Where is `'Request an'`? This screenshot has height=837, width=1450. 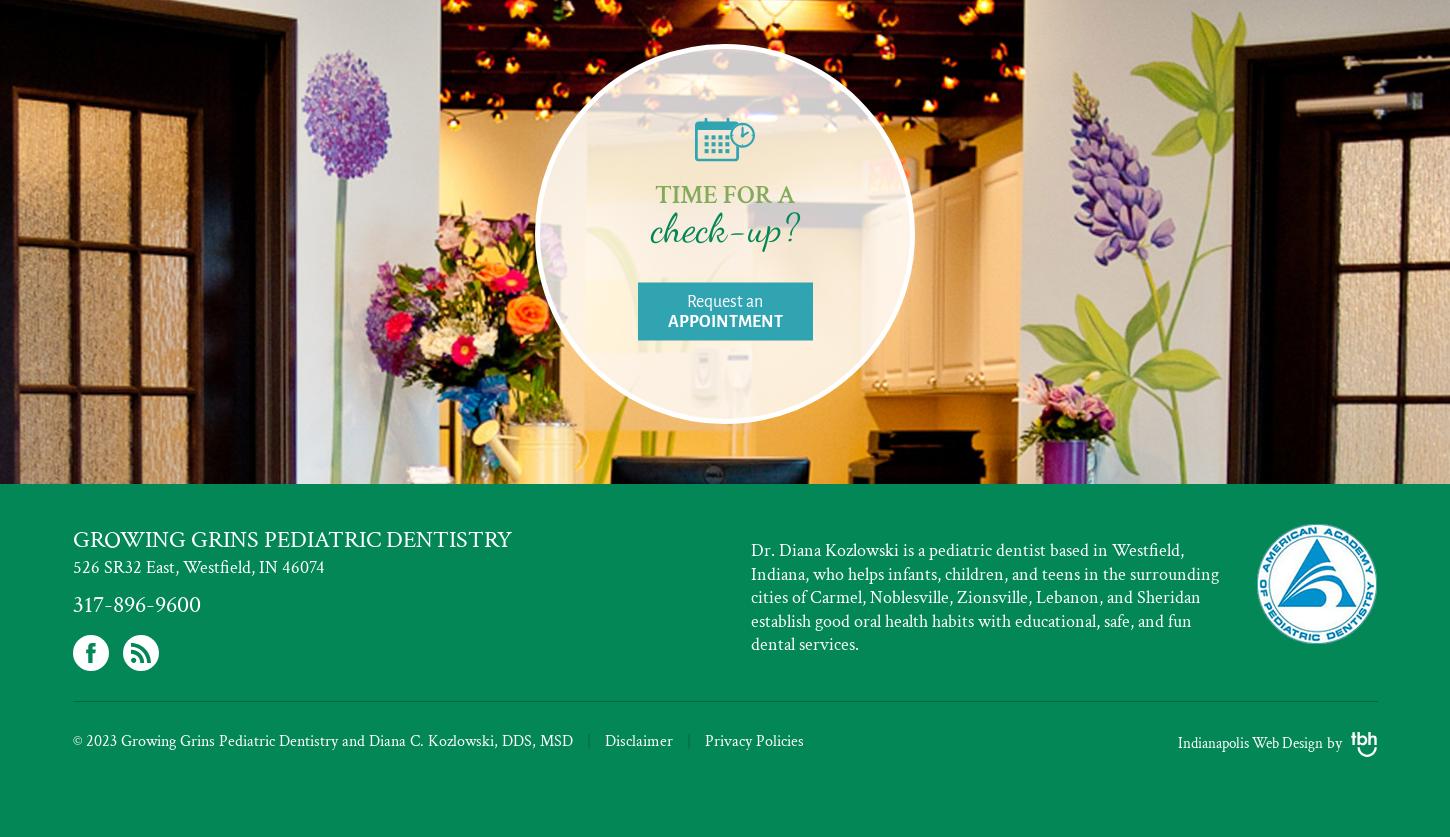 'Request an' is located at coordinates (686, 300).